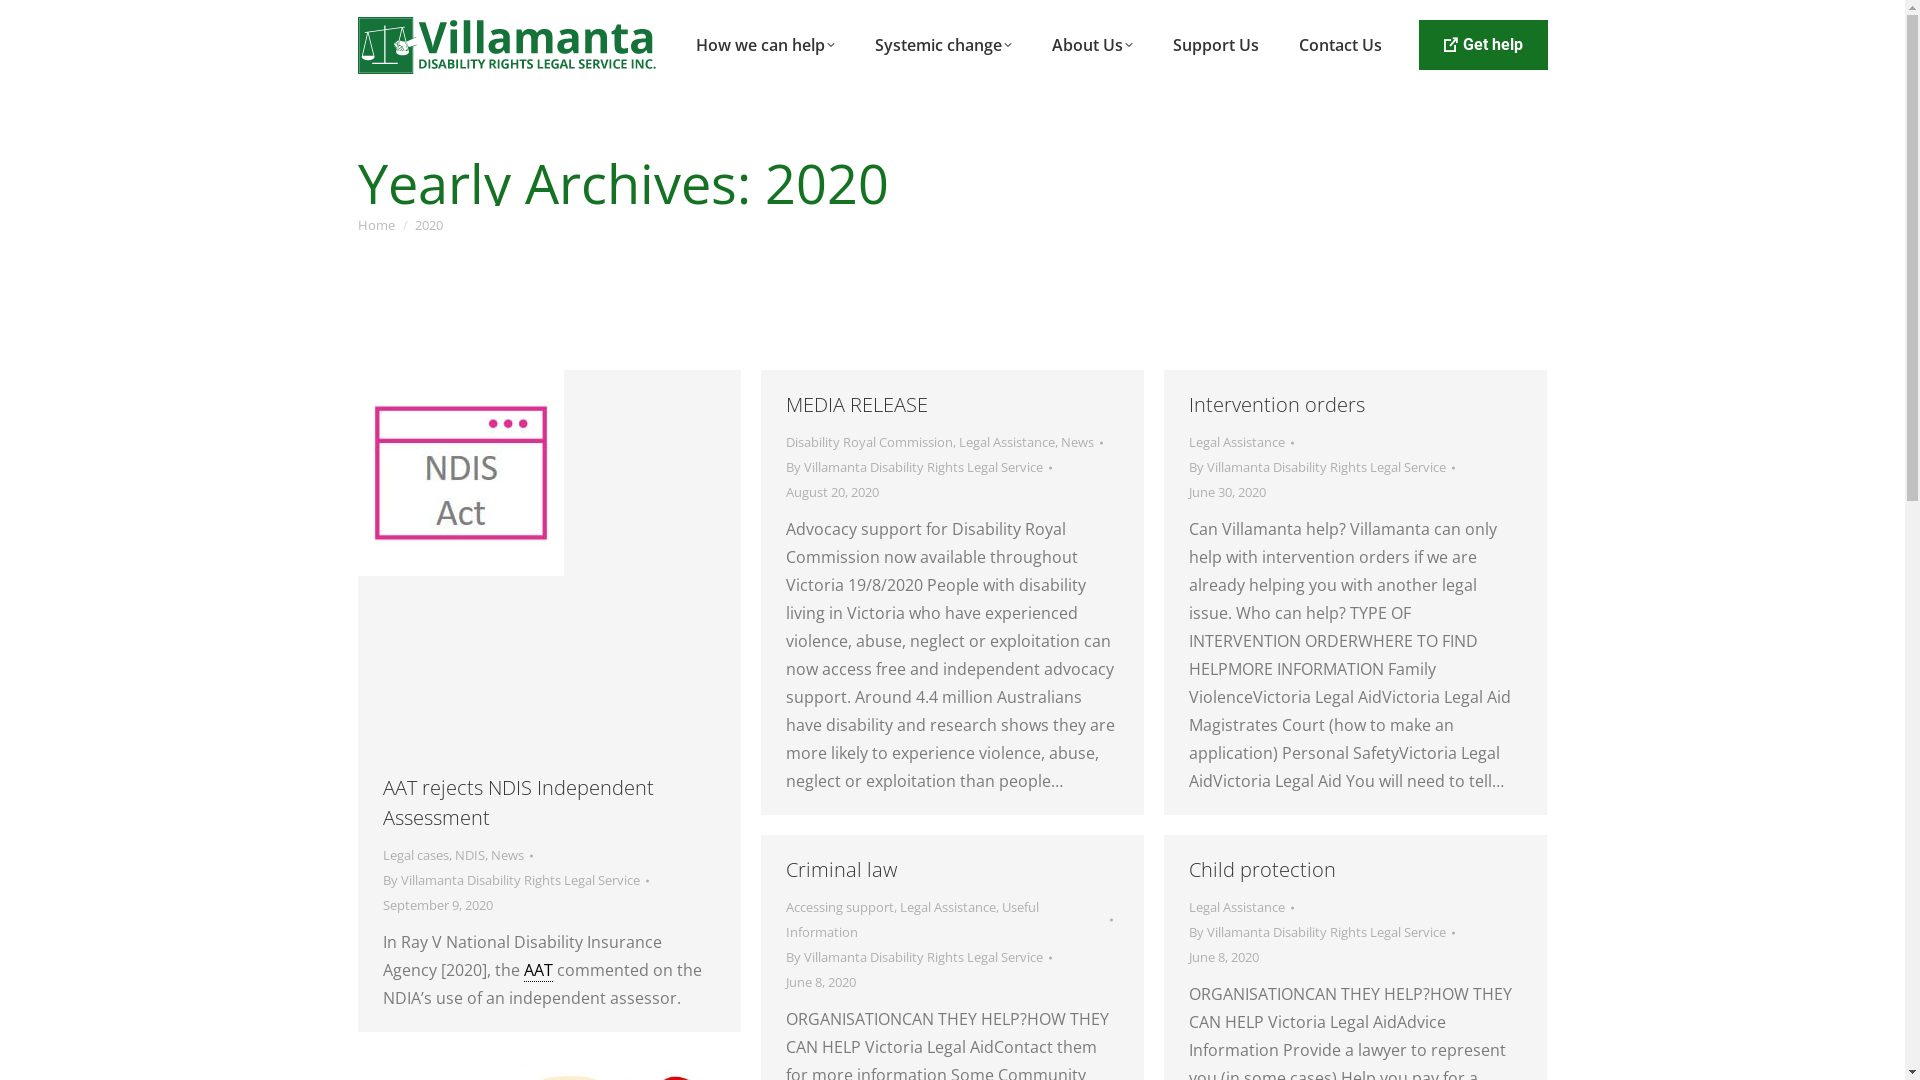 The image size is (1920, 1080). Describe the element at coordinates (1222, 956) in the screenshot. I see `'June 8, 2020'` at that location.